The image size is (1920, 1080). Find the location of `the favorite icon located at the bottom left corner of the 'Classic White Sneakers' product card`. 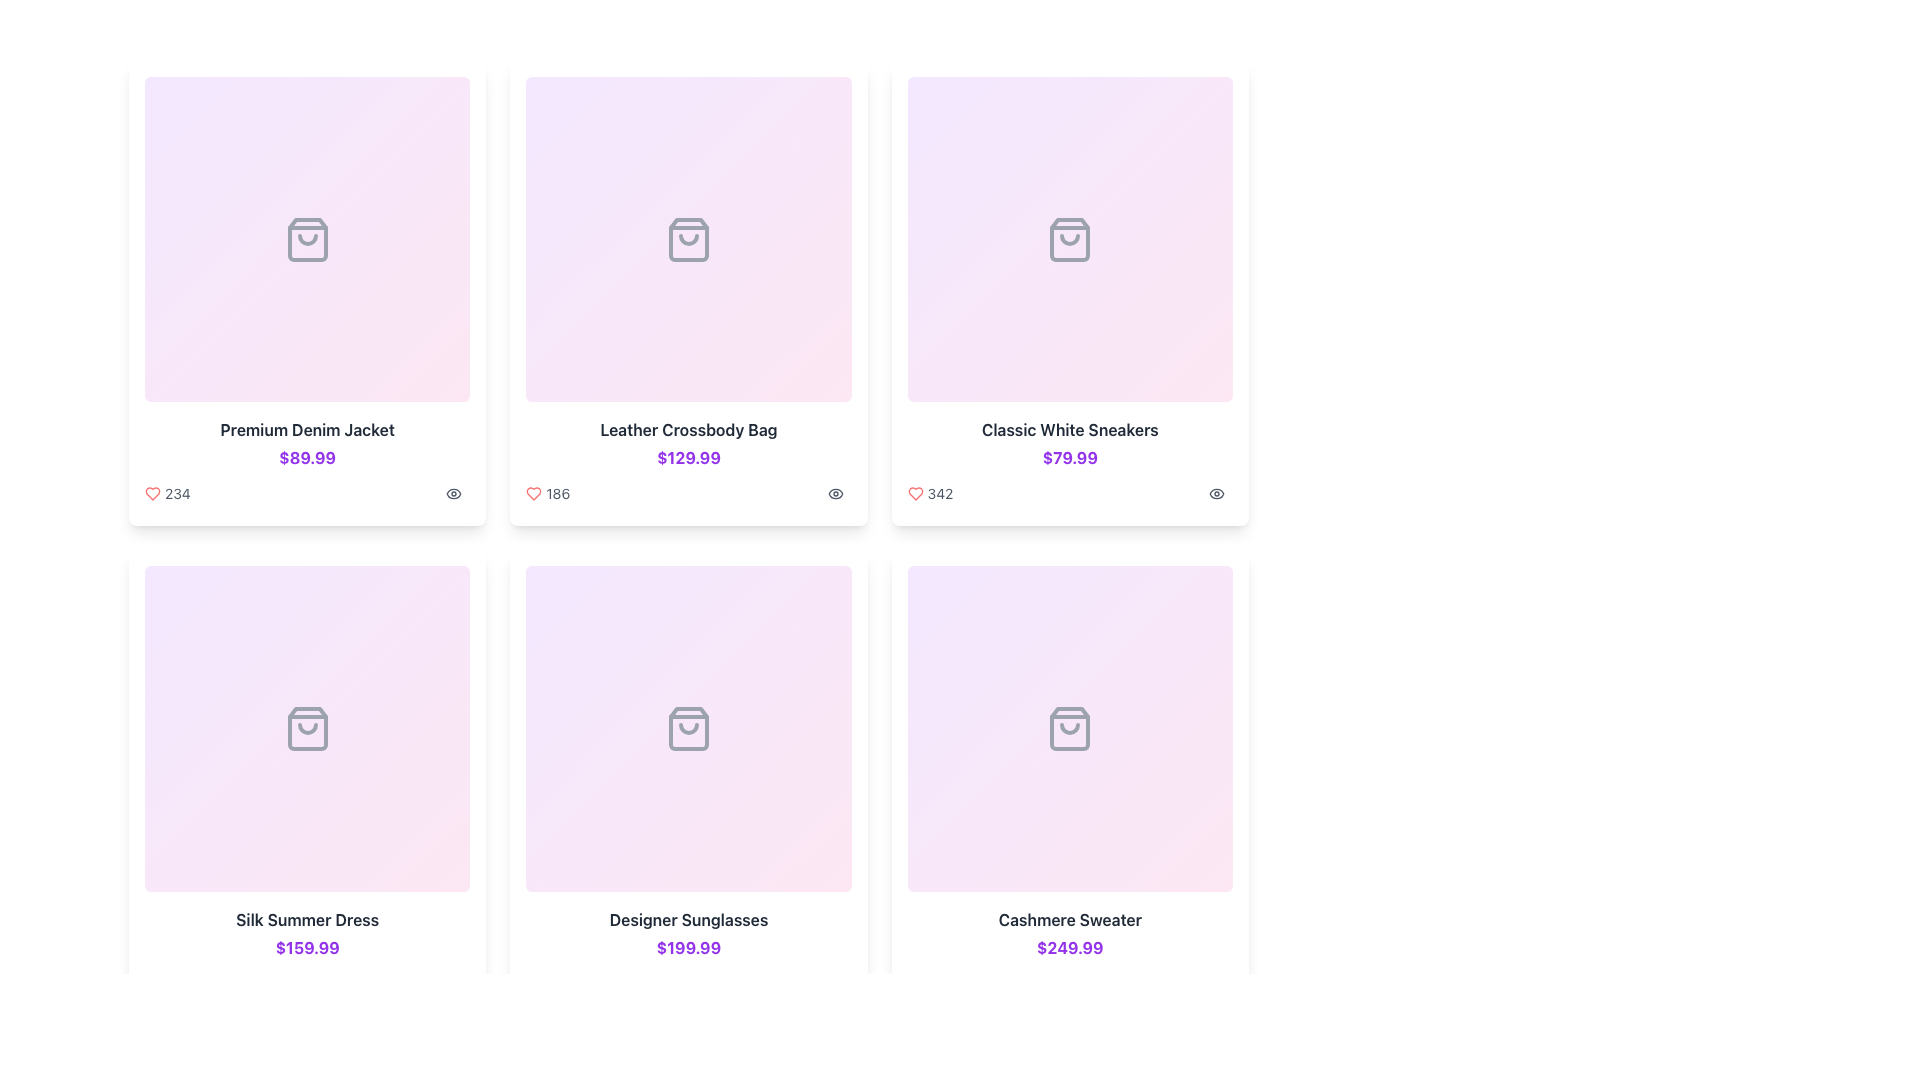

the favorite icon located at the bottom left corner of the 'Classic White Sneakers' product card is located at coordinates (914, 494).